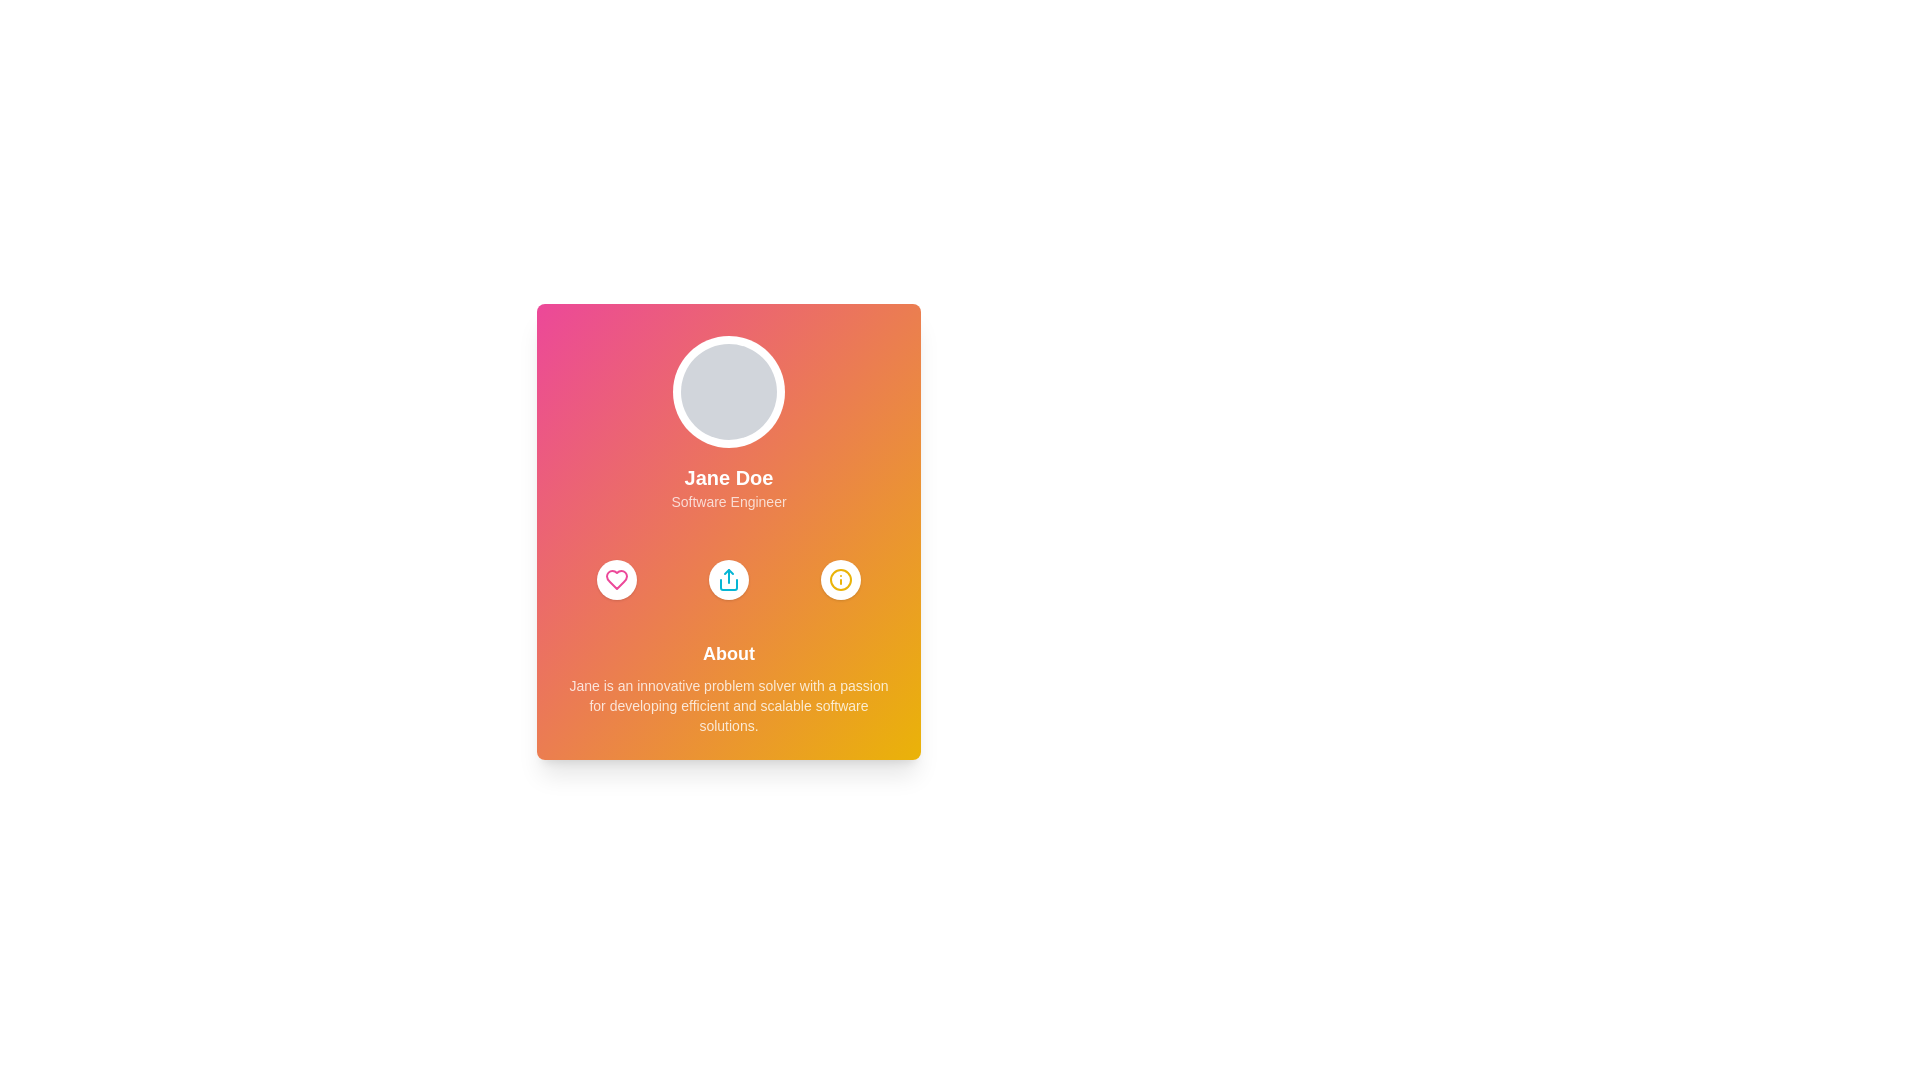 The width and height of the screenshot is (1920, 1080). I want to click on the information icon located in the middle of the bottom row of three icons underneath the profile information, so click(840, 579).